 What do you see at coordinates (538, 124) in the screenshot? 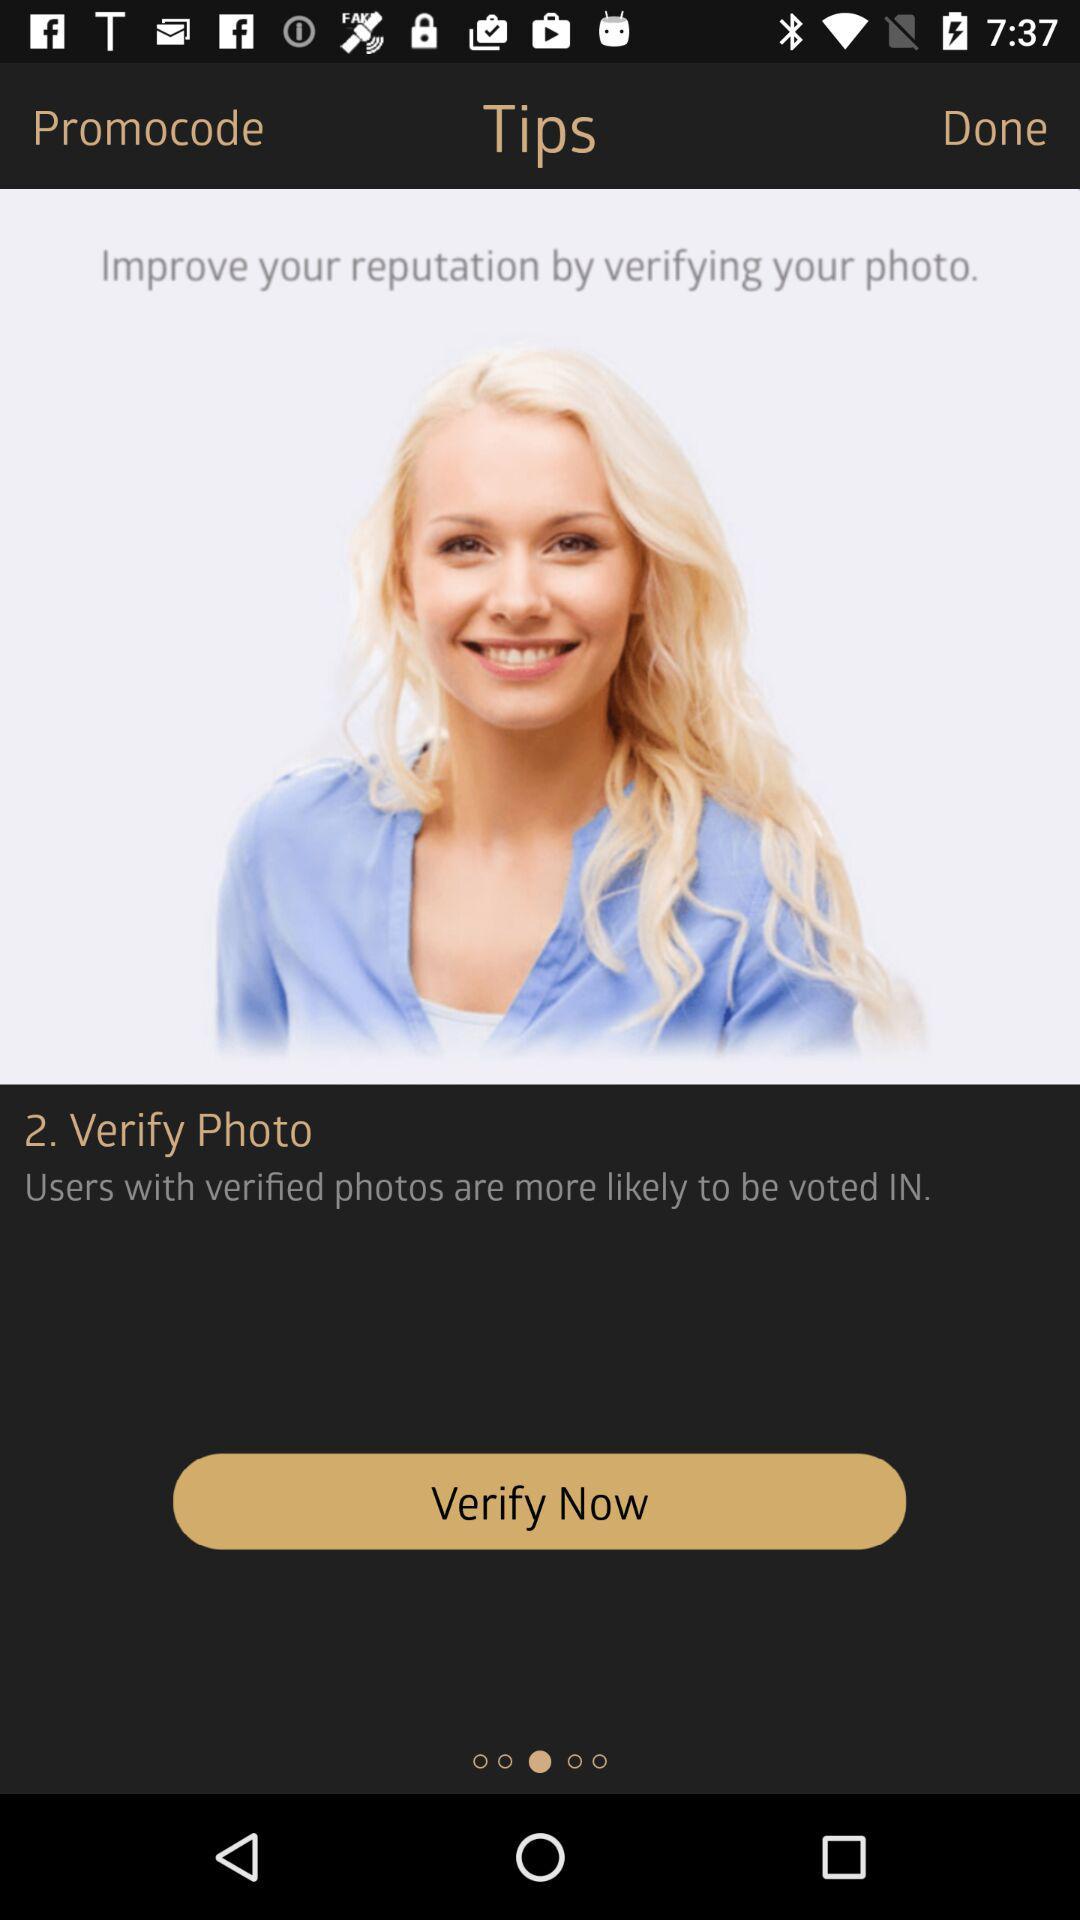
I see `tips icon` at bounding box center [538, 124].